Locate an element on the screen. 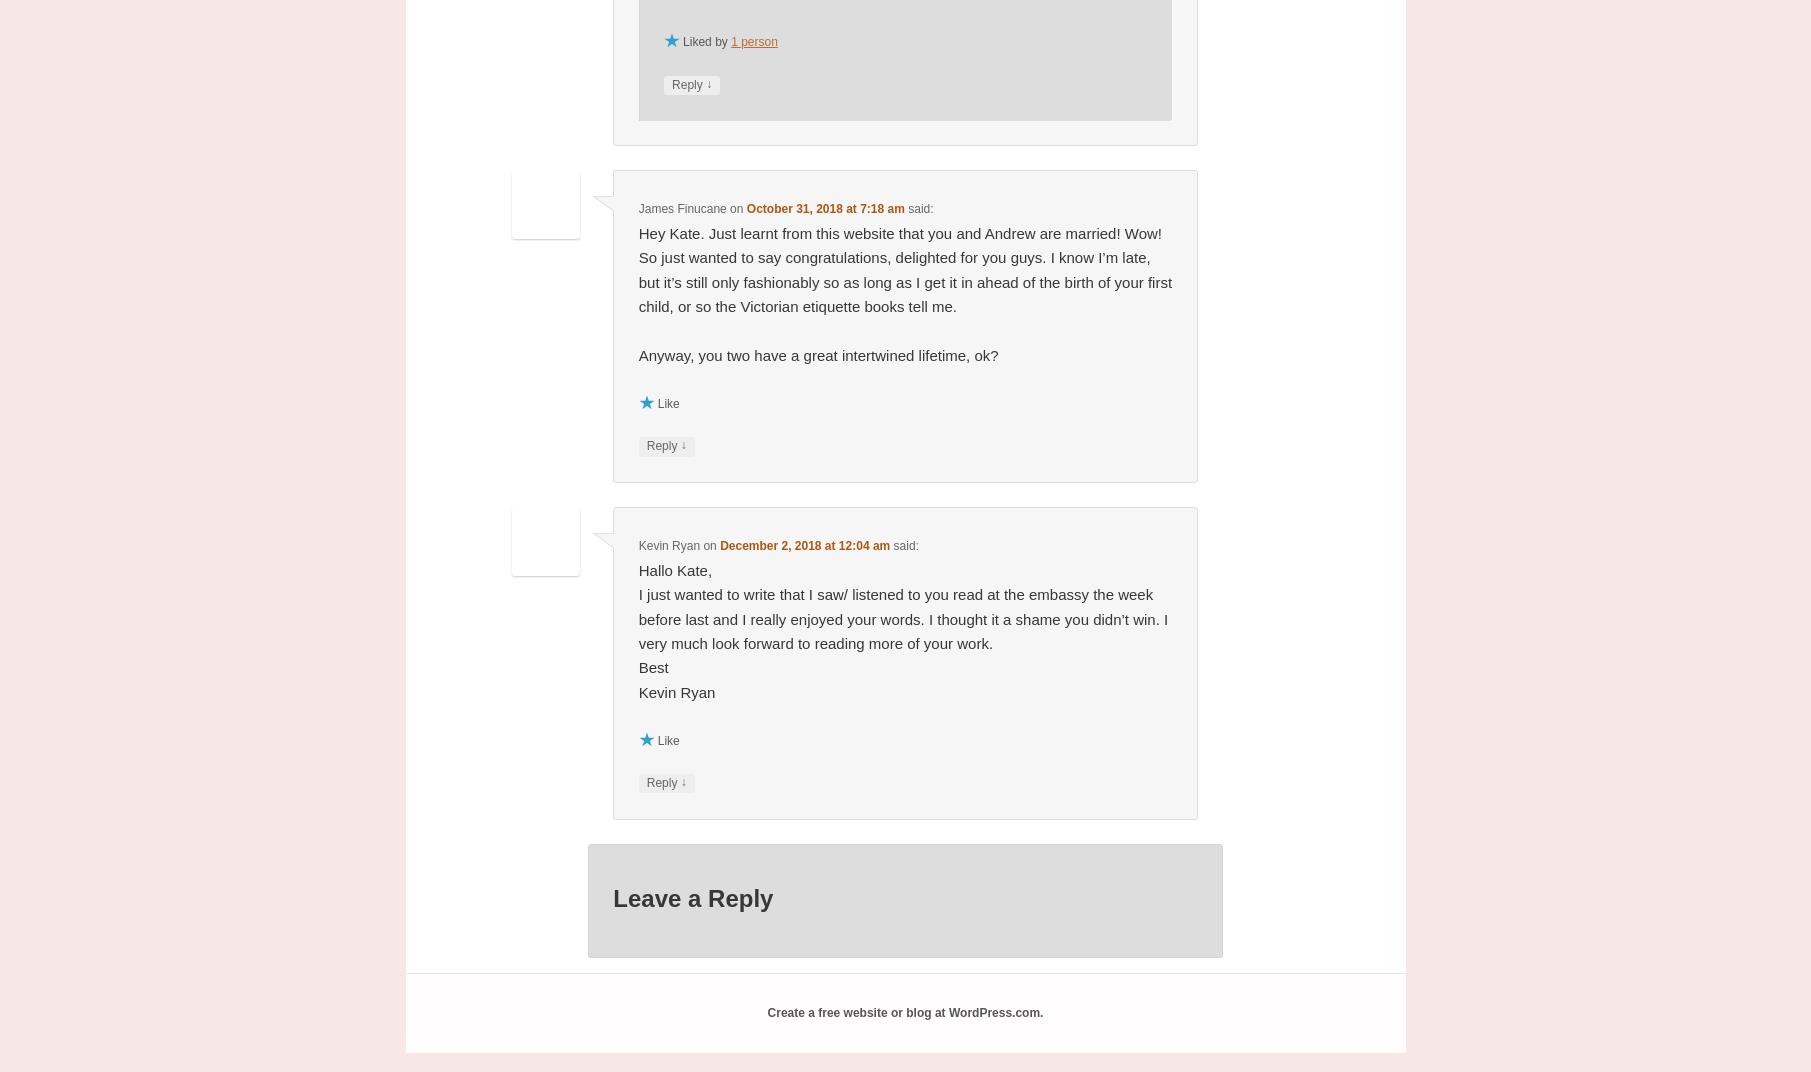 This screenshot has width=1811, height=1072. 'Anyway, you two have a great intertwined lifetime, ok?' is located at coordinates (818, 354).